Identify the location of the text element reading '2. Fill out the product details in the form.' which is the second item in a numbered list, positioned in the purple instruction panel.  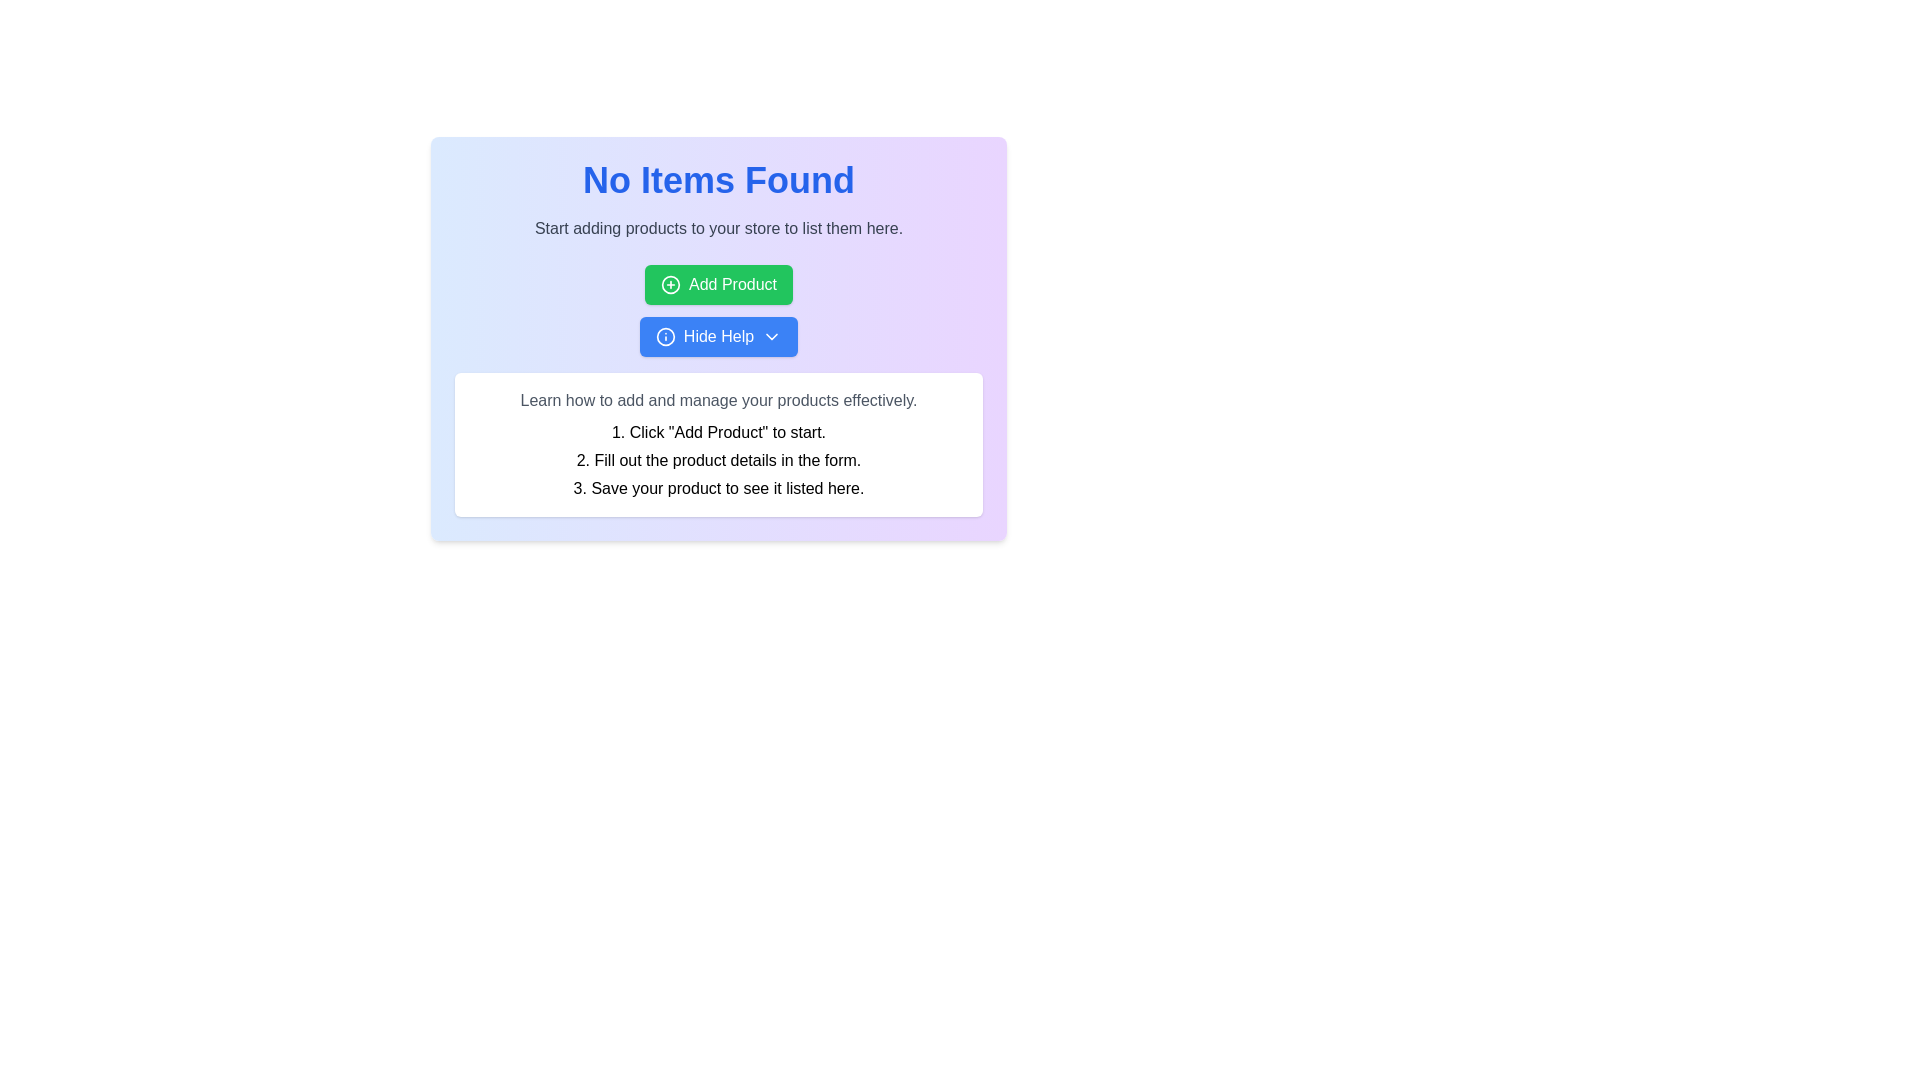
(719, 461).